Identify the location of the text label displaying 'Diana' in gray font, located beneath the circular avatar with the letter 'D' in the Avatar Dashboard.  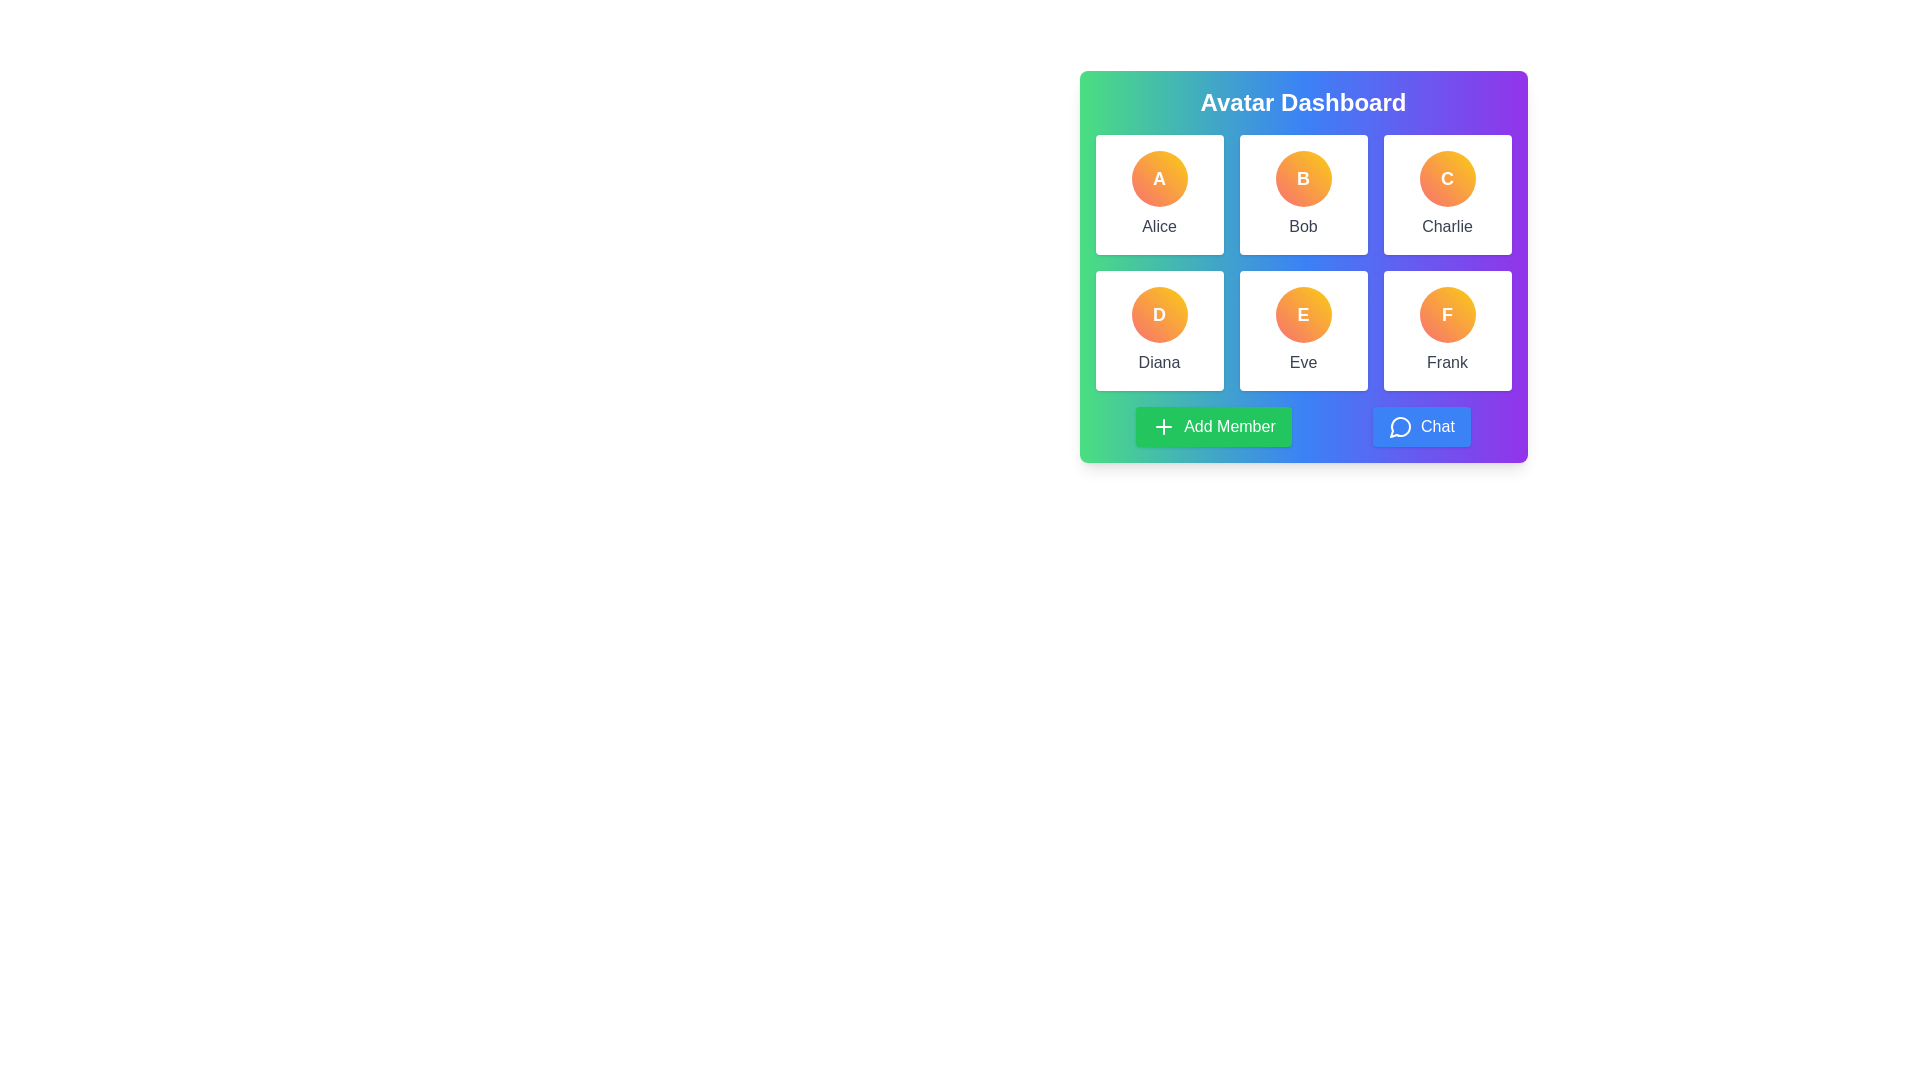
(1159, 362).